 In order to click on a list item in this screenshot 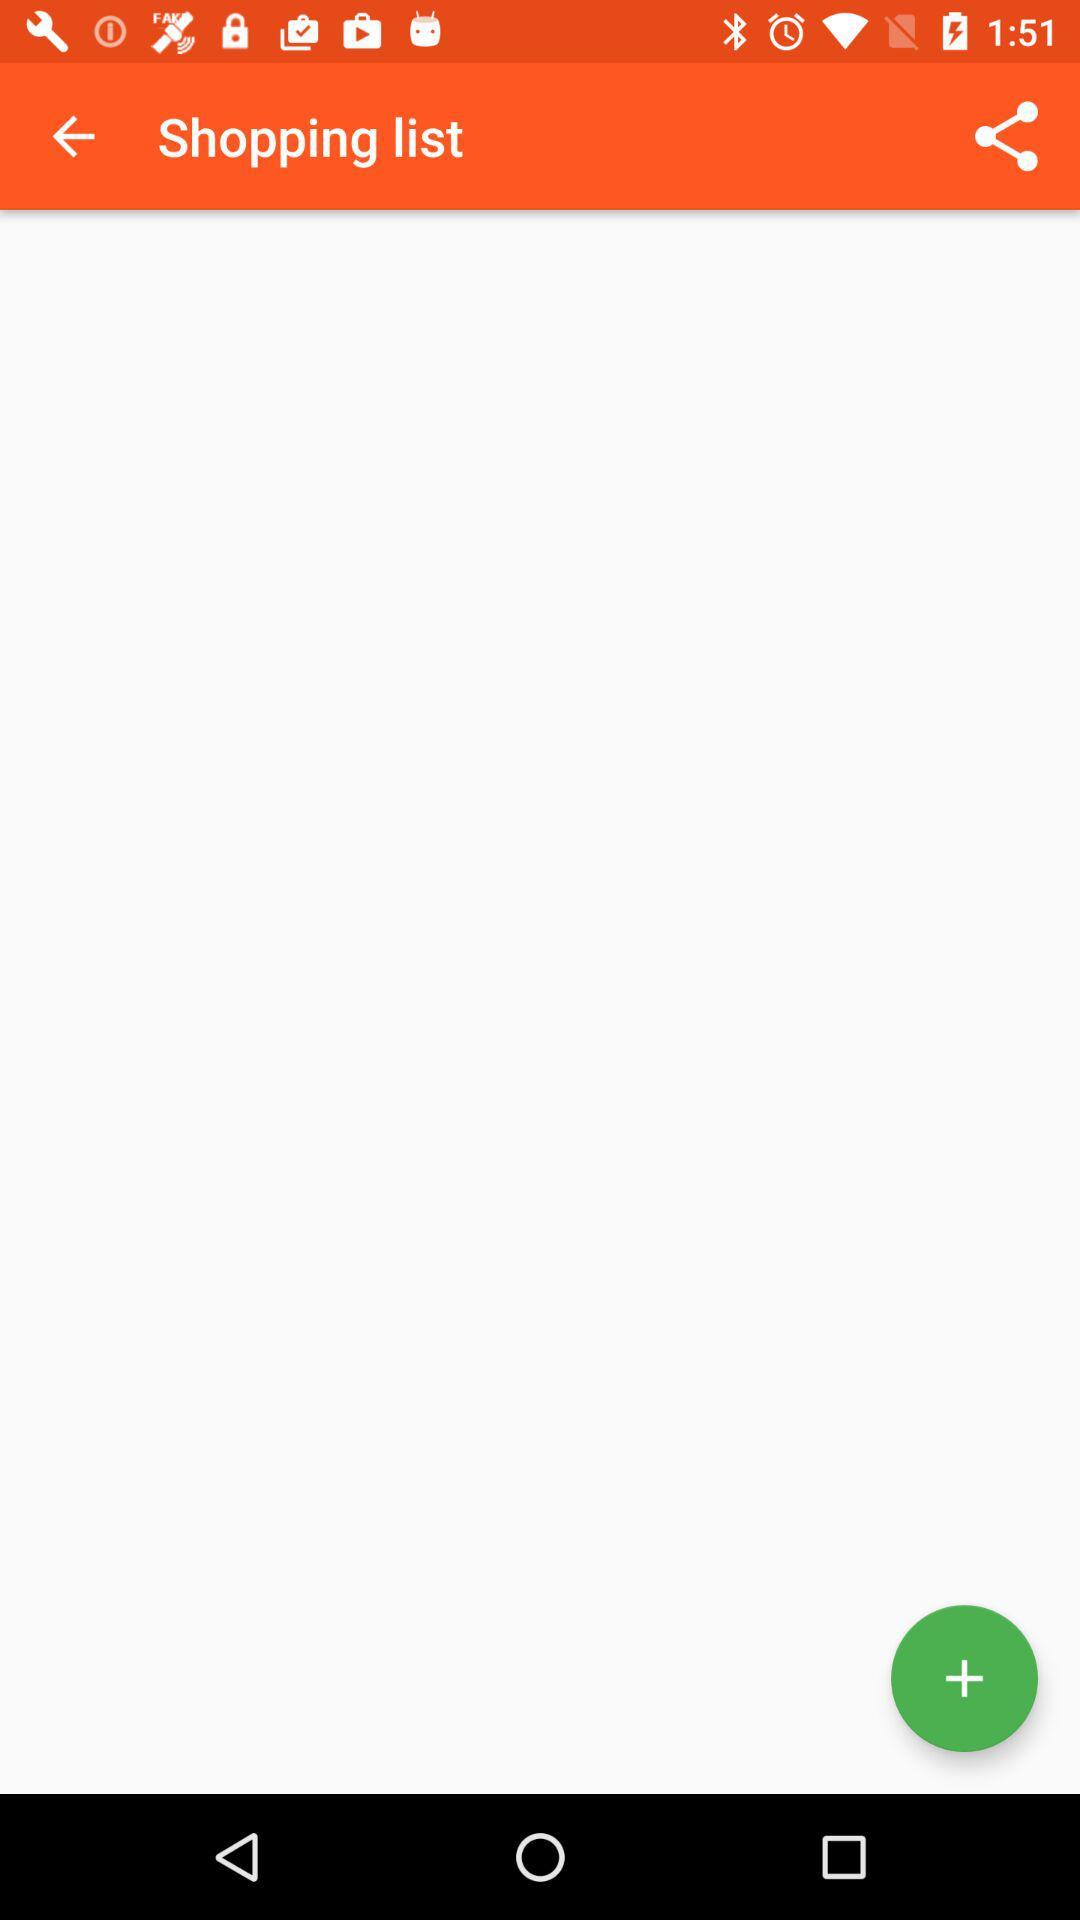, I will do `click(963, 1678)`.